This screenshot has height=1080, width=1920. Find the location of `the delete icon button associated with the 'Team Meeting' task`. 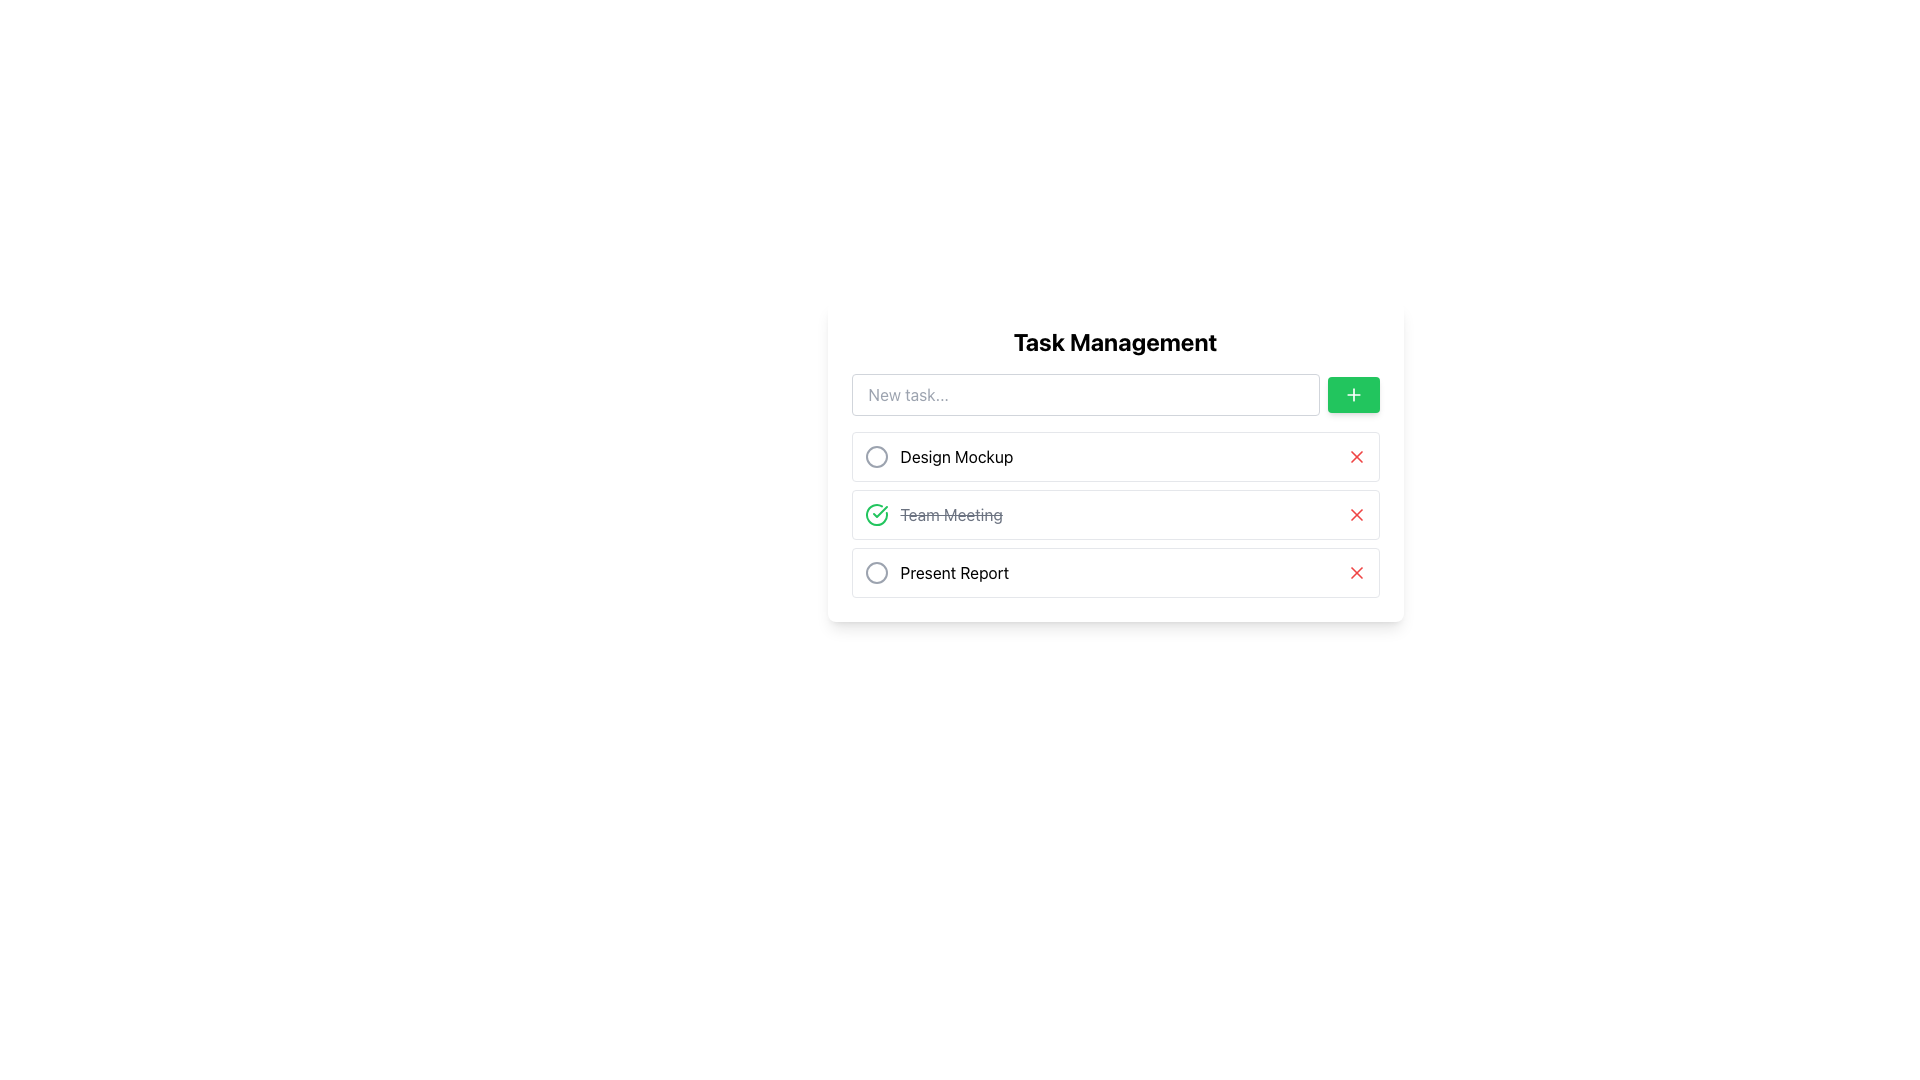

the delete icon button associated with the 'Team Meeting' task is located at coordinates (1356, 514).